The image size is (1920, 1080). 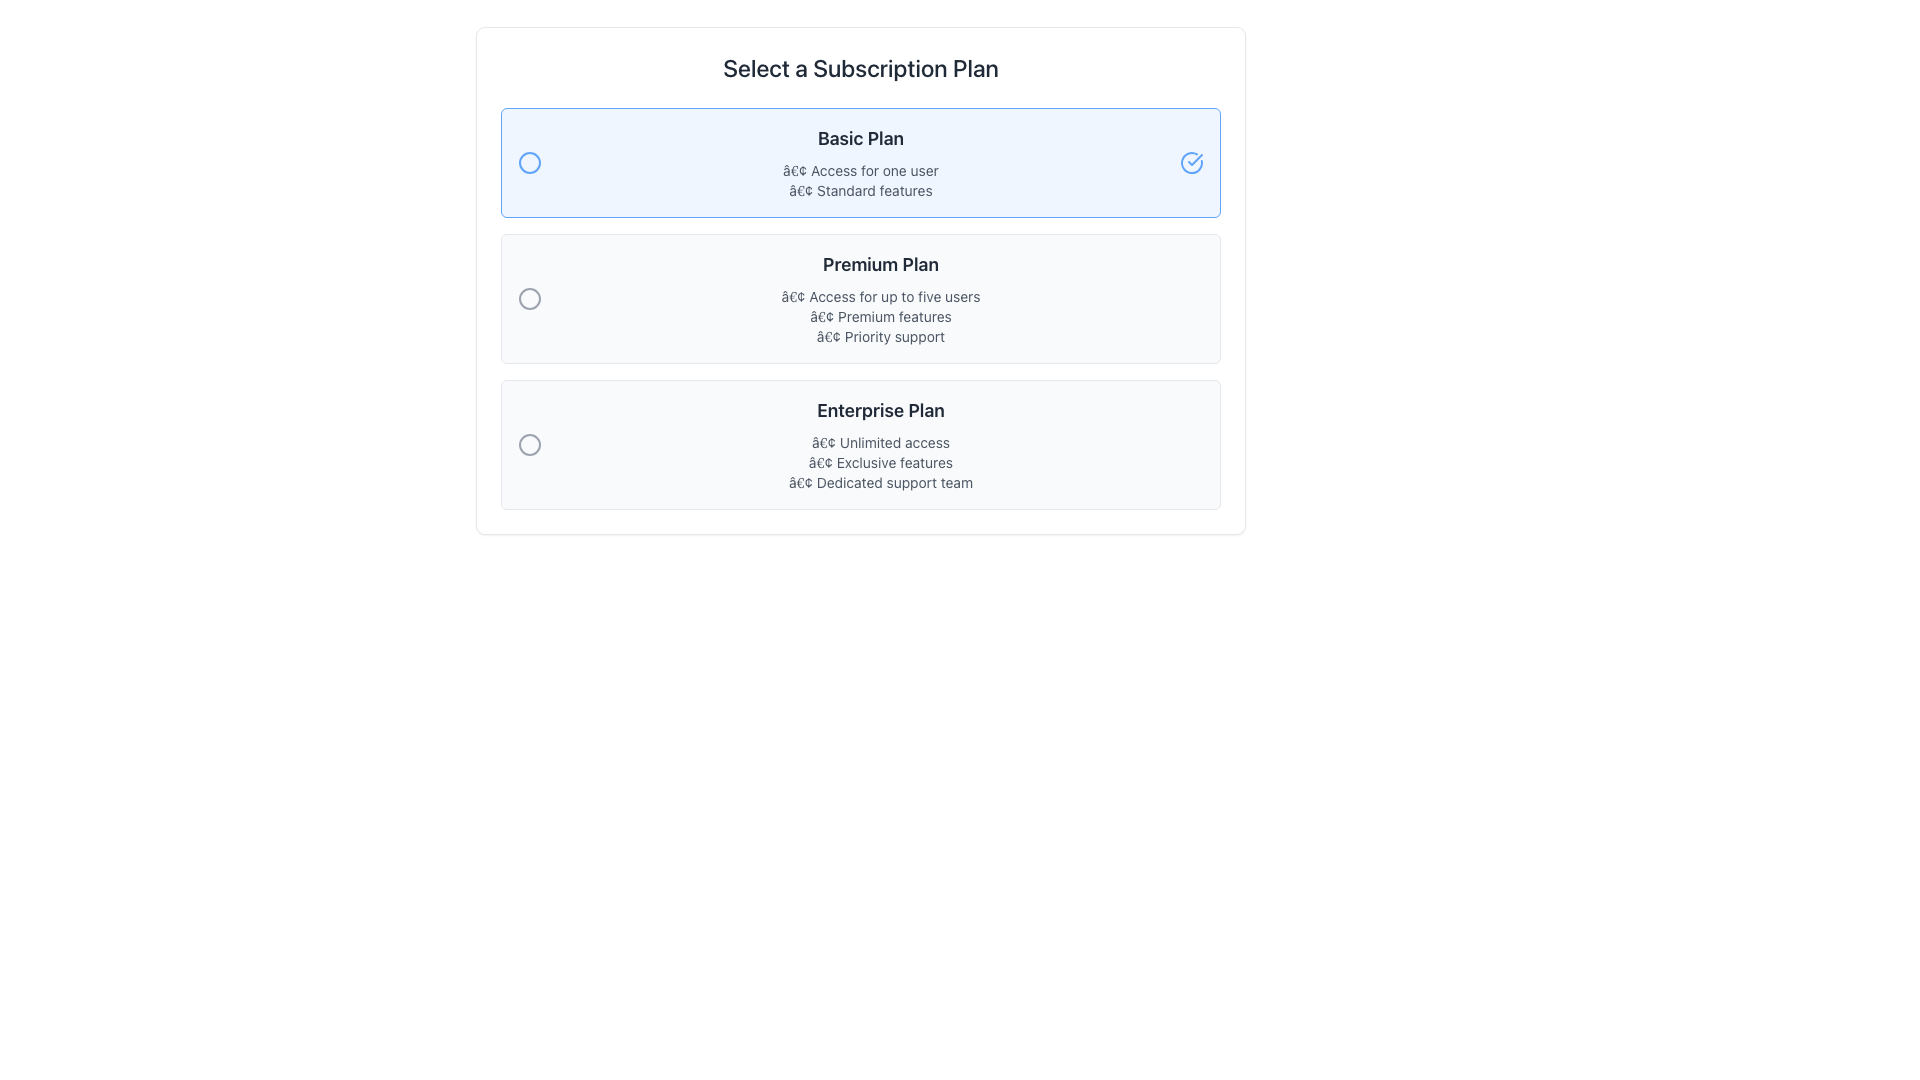 I want to click on the graphical representation circle element indicating the selected state of the Basic Plan subscription, so click(x=529, y=161).